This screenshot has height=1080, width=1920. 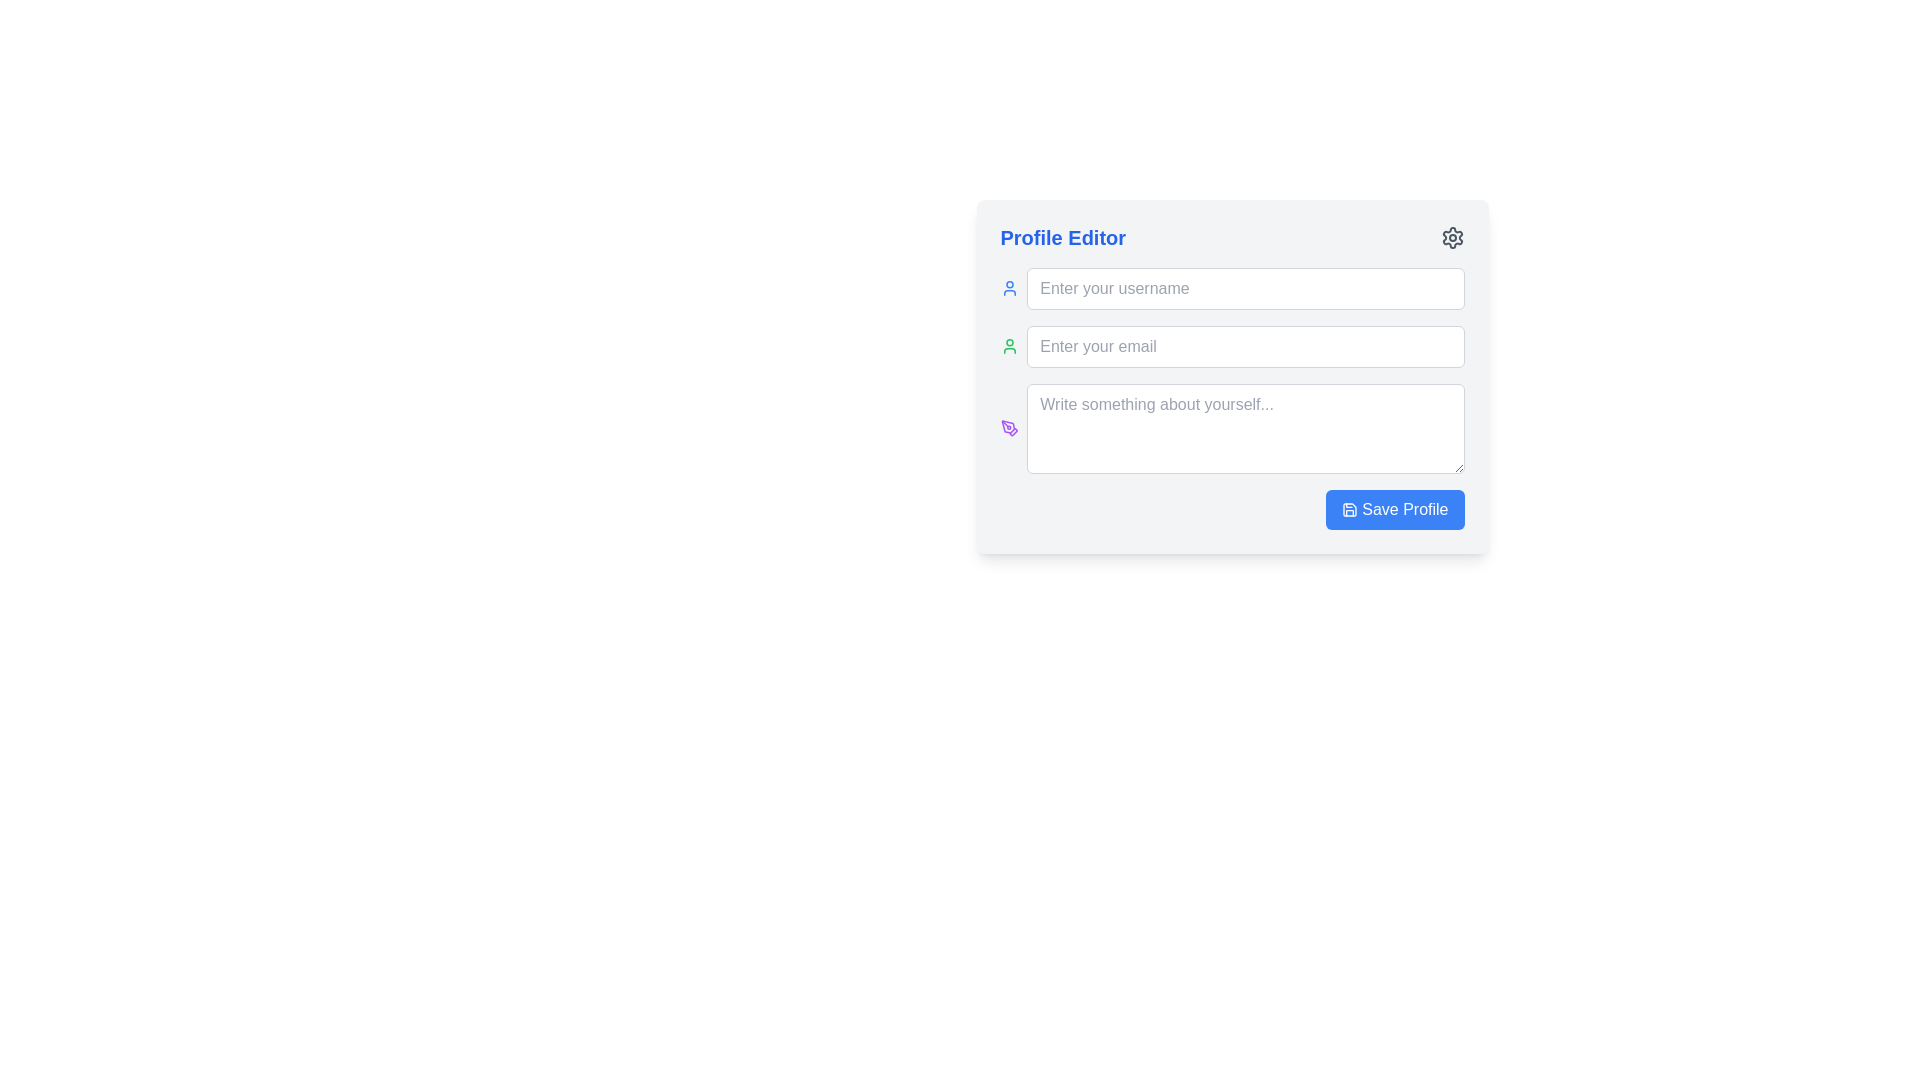 I want to click on the purple pen tool icon located to the left of the 'Write something about yourself' text area in the Profile Editor form, so click(x=1008, y=426).